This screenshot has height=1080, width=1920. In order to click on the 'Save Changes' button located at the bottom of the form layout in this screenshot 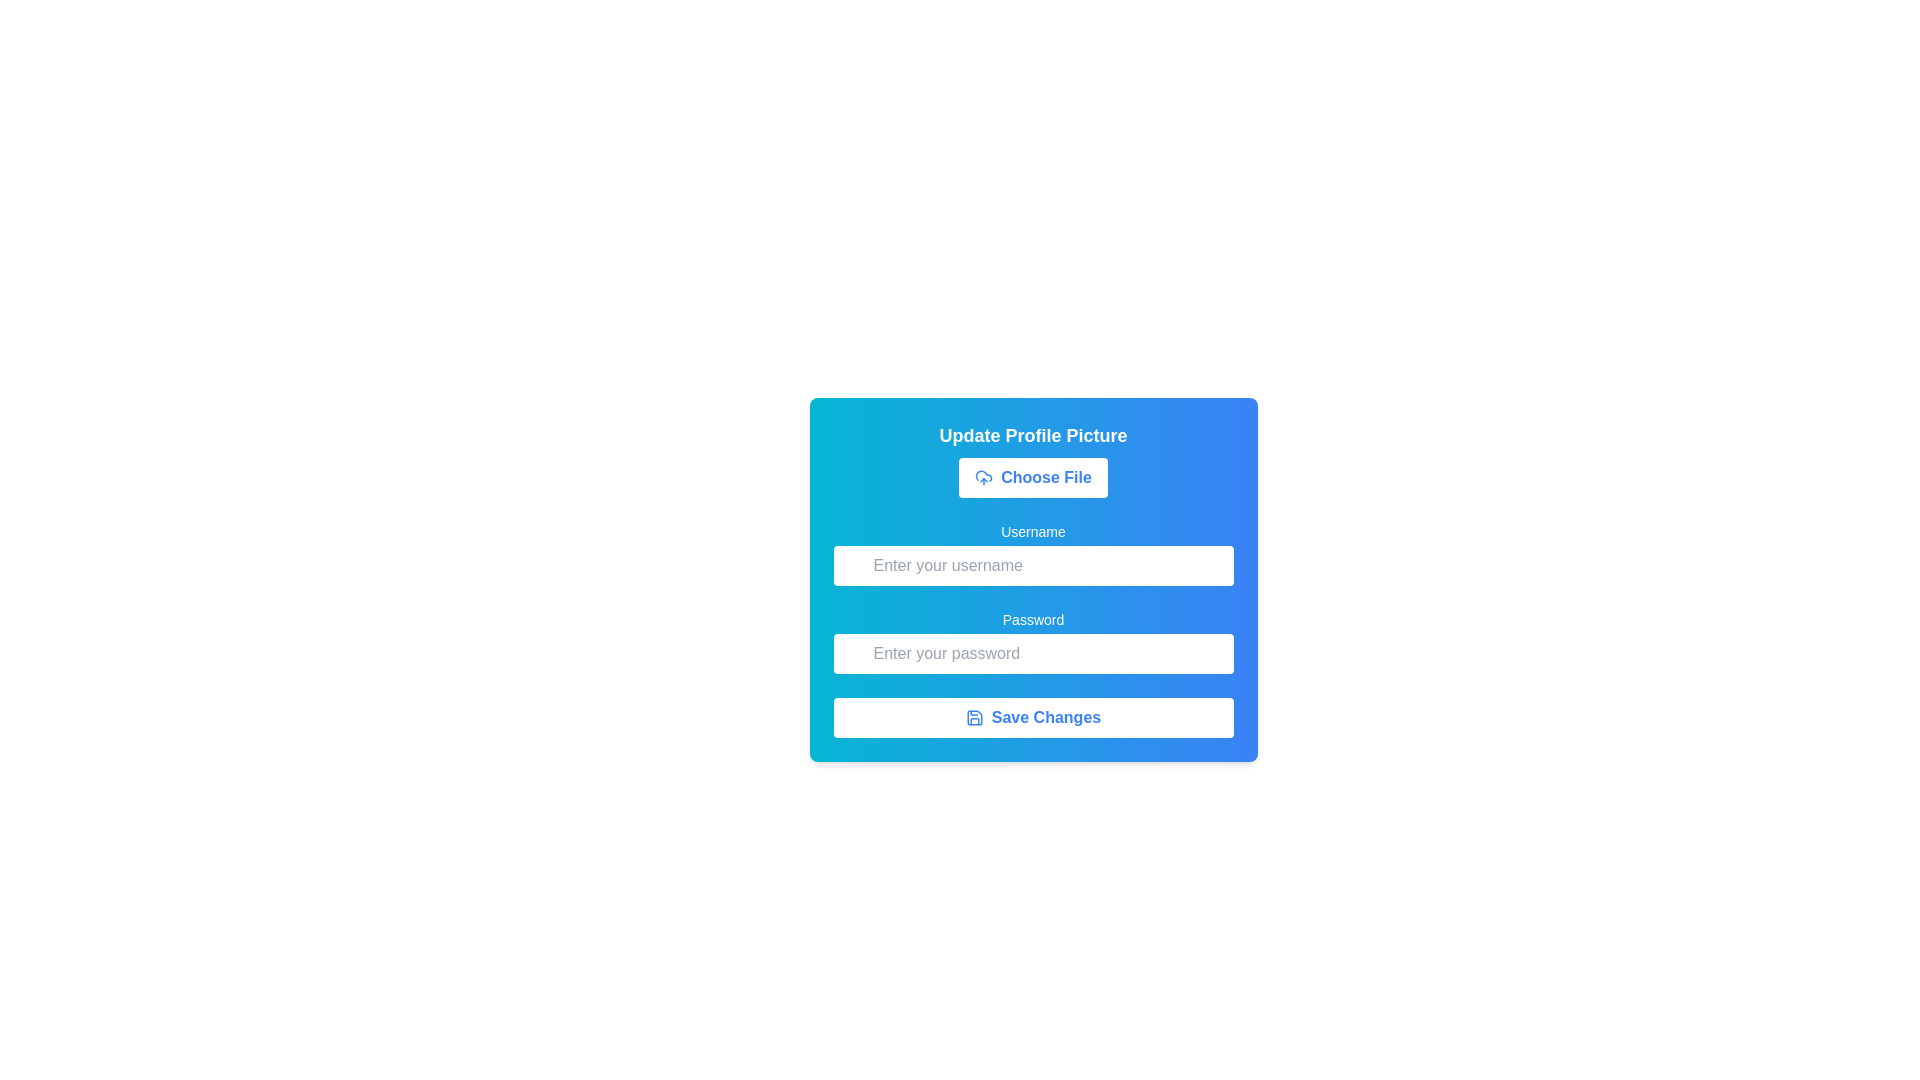, I will do `click(1033, 716)`.